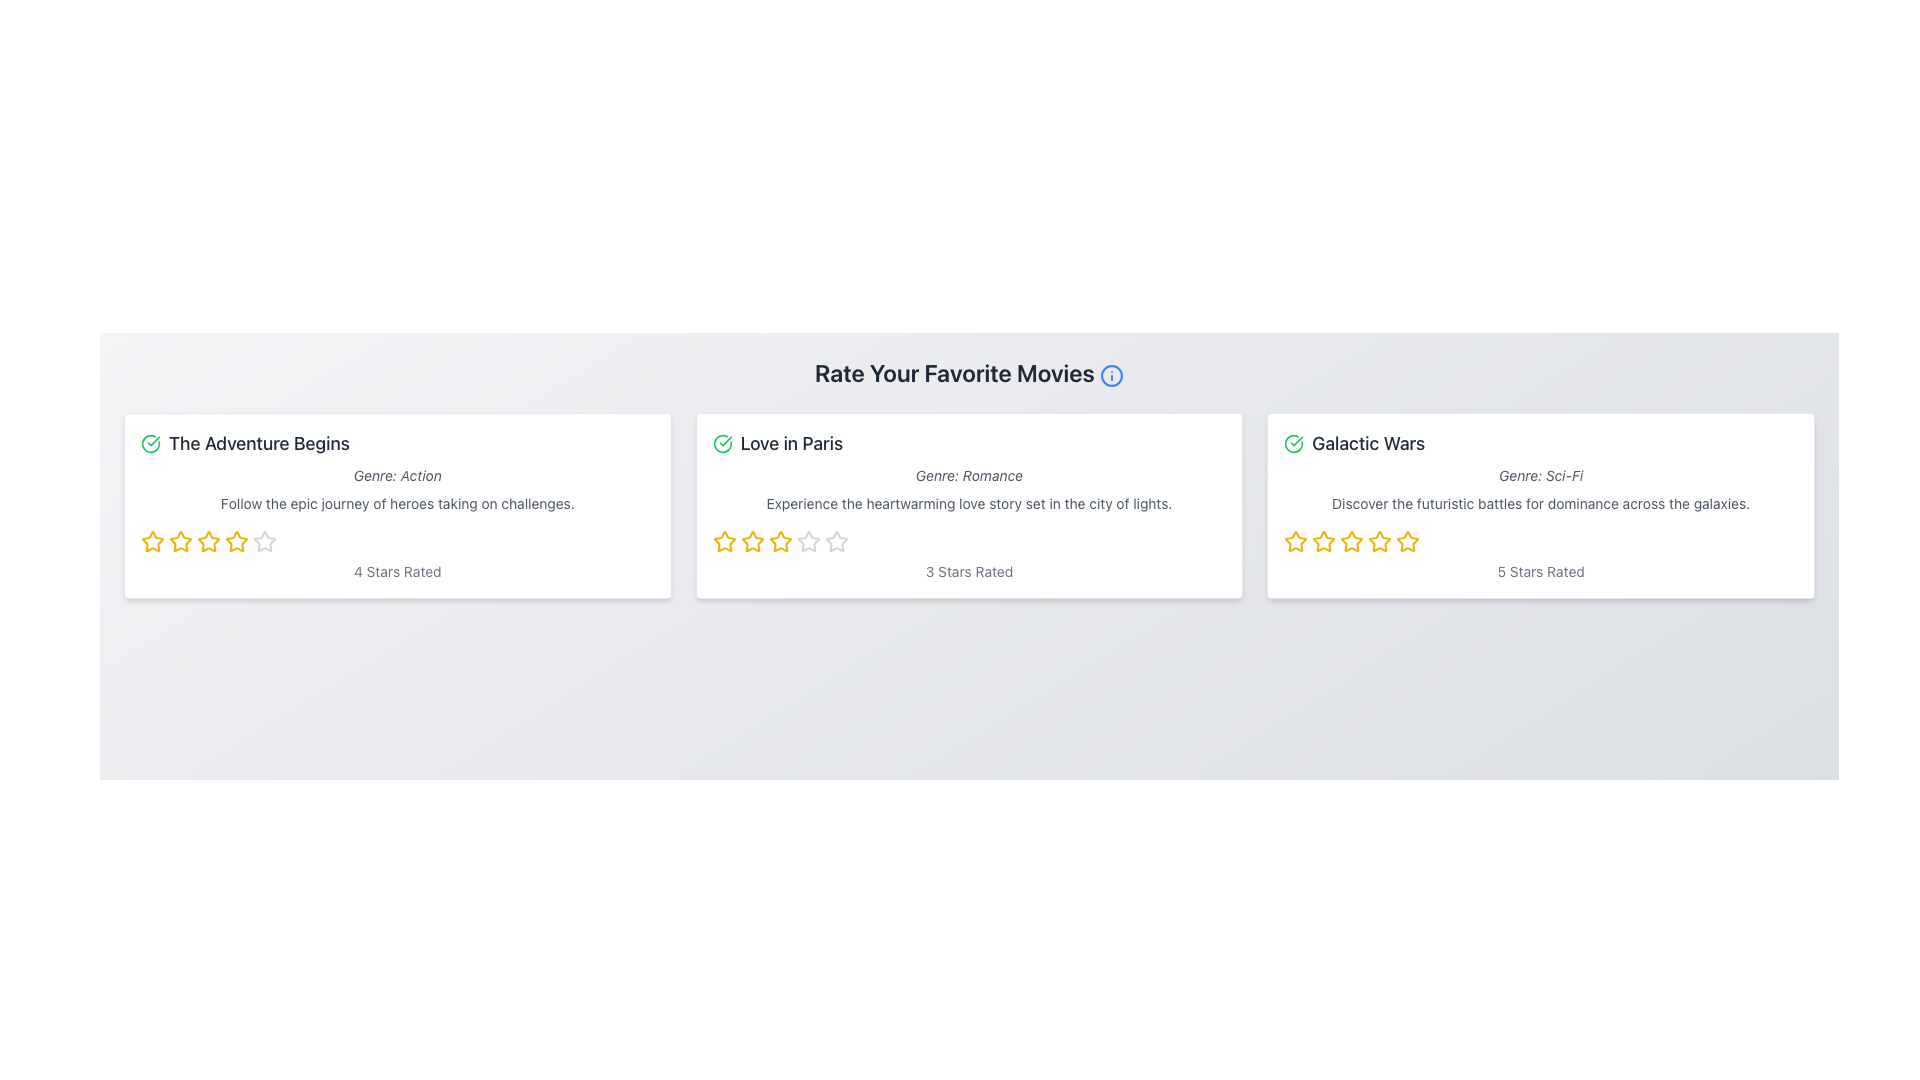 This screenshot has width=1920, height=1080. What do you see at coordinates (723, 542) in the screenshot?
I see `the first rating star icon (hollow yellow star) below the 'Love in Paris' movie card using keyboard focus` at bounding box center [723, 542].